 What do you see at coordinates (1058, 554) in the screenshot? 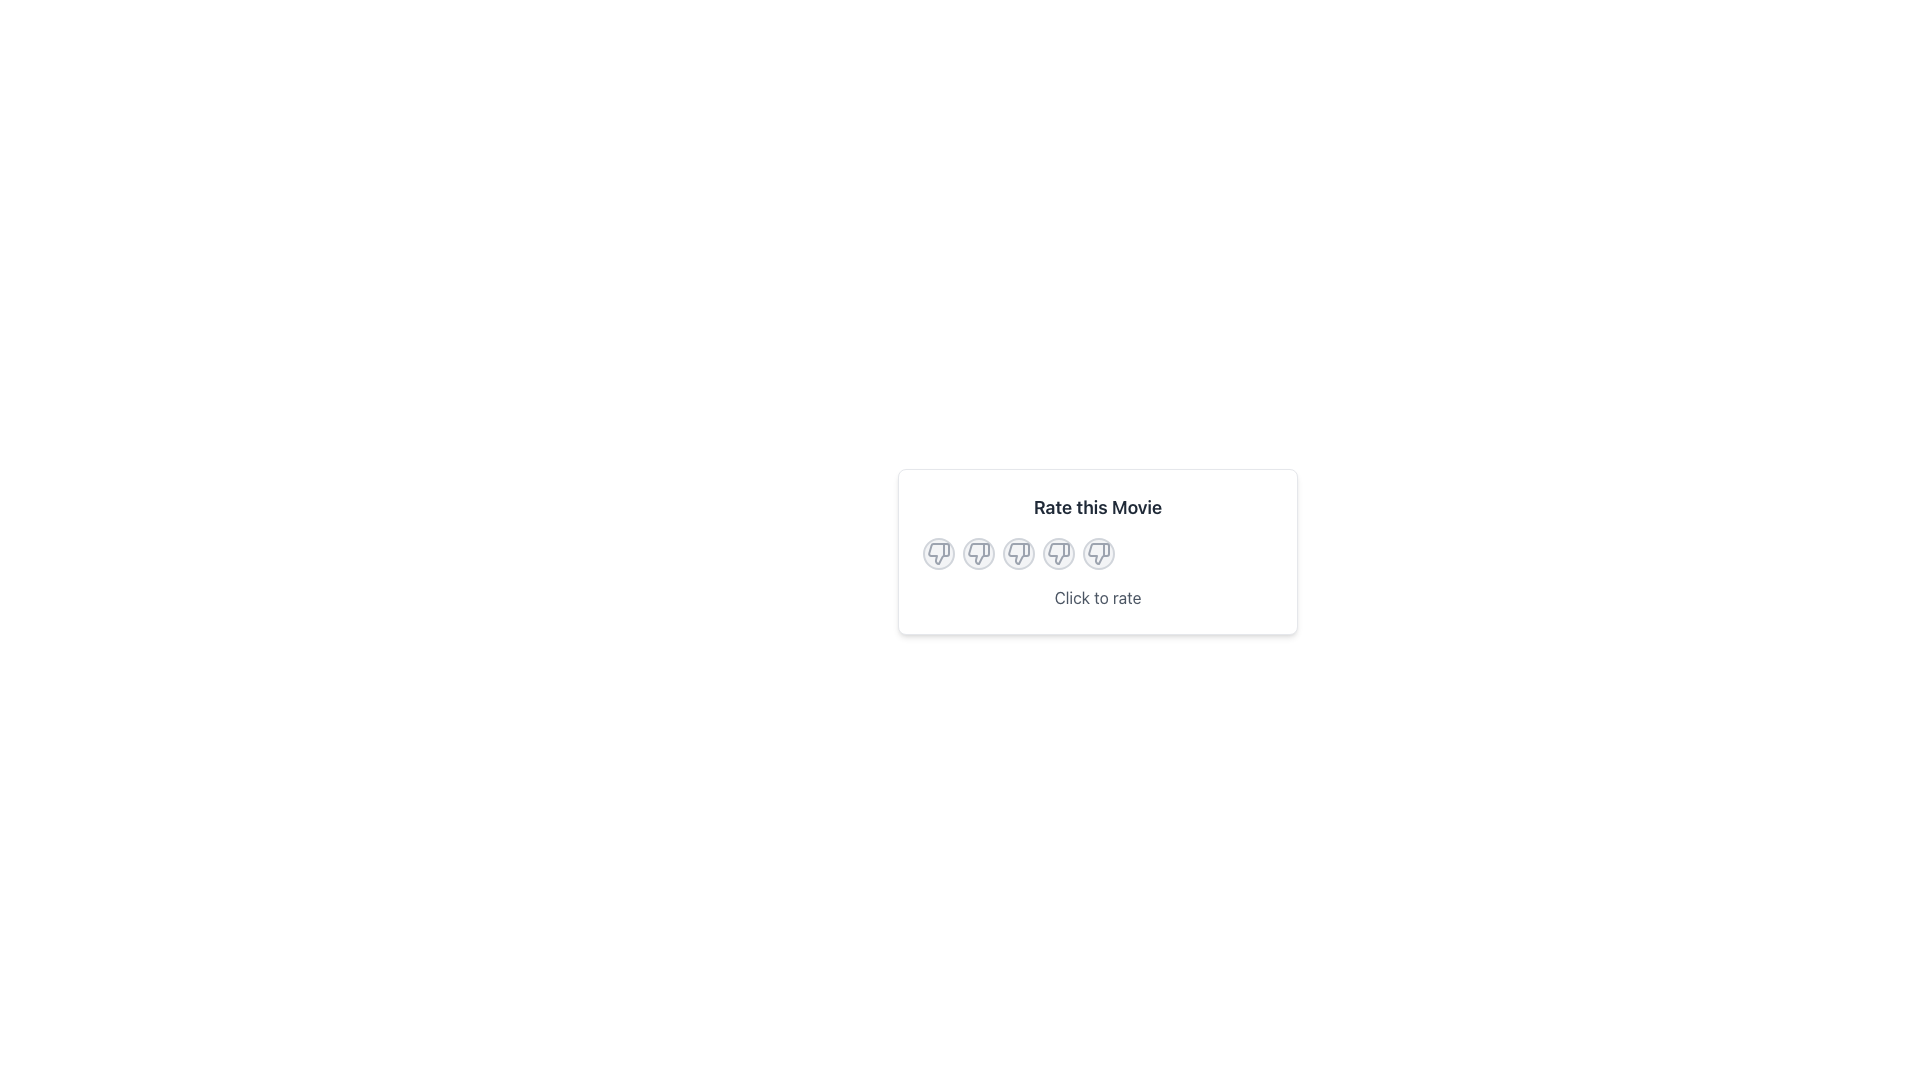
I see `to select the fourth thumb-down icon in the series of rating icons below the 'Rate this Movie' header` at bounding box center [1058, 554].